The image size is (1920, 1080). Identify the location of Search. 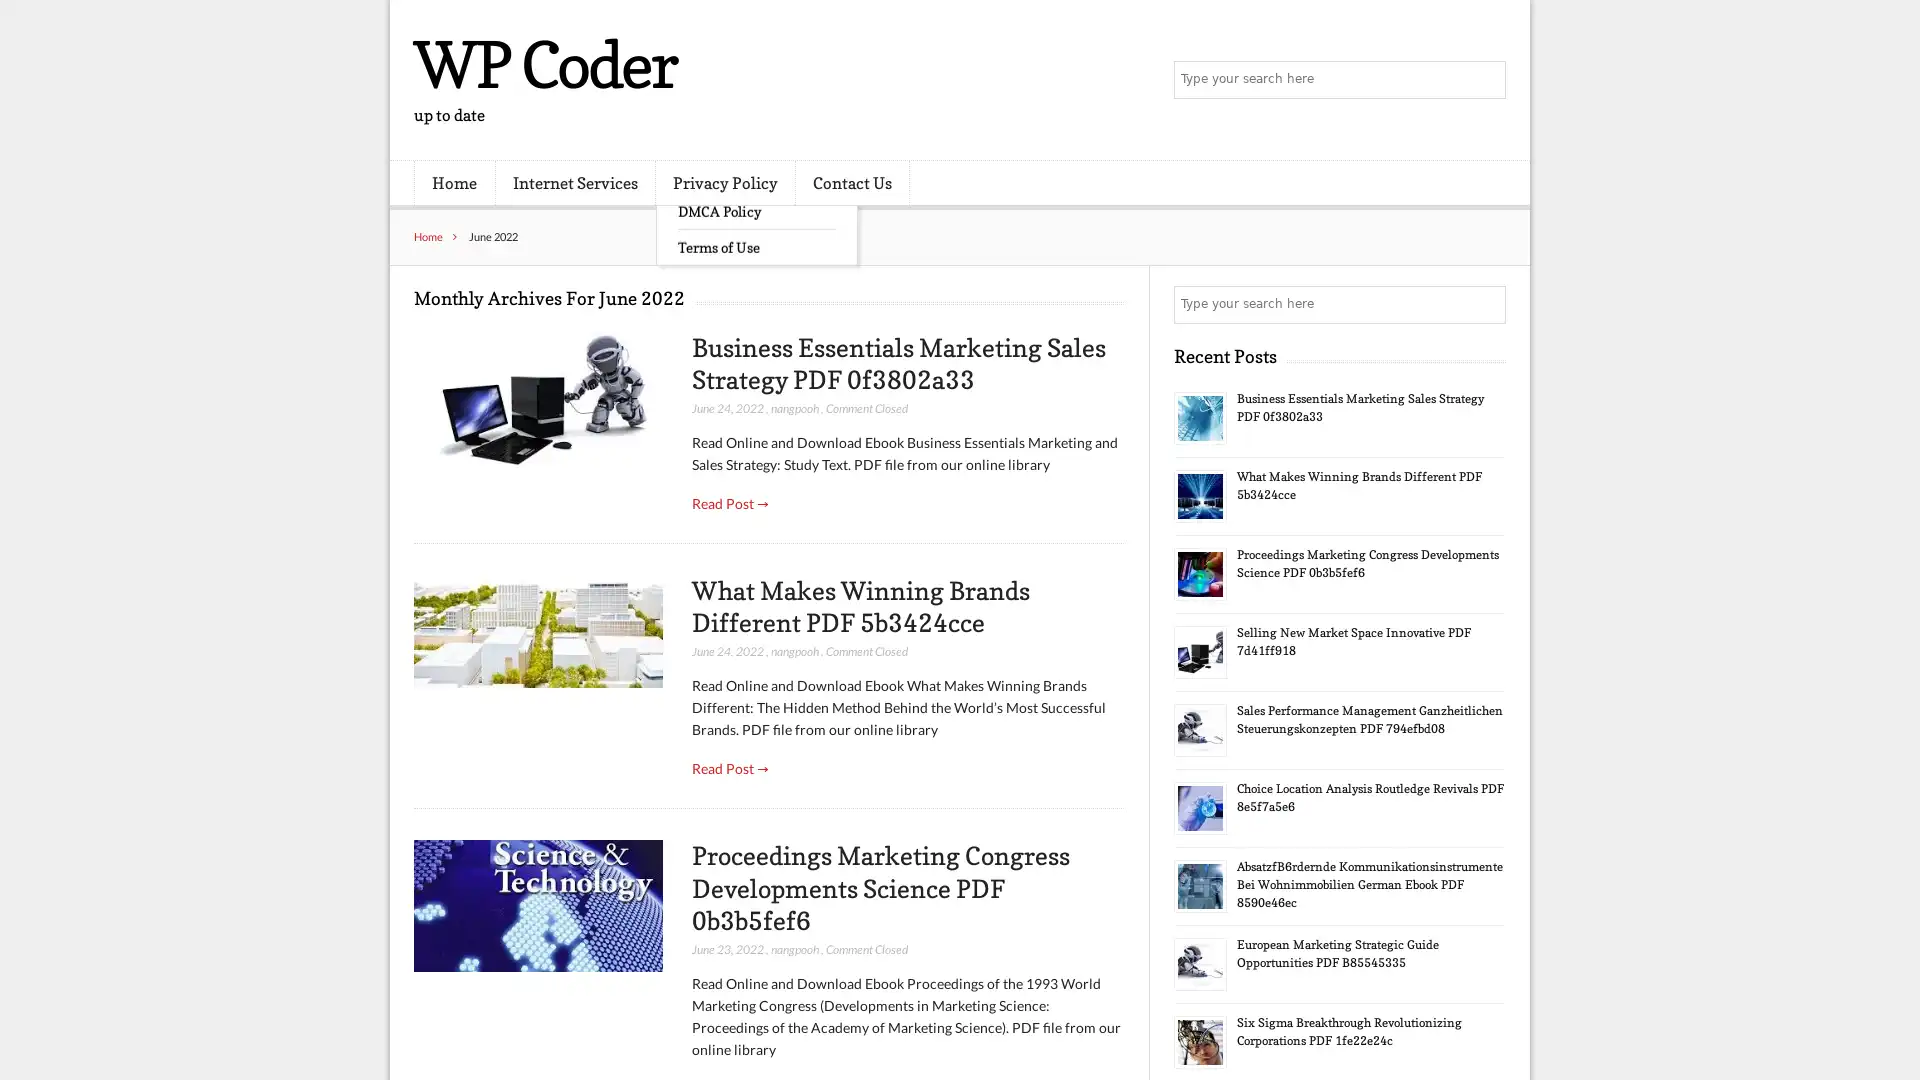
(1485, 304).